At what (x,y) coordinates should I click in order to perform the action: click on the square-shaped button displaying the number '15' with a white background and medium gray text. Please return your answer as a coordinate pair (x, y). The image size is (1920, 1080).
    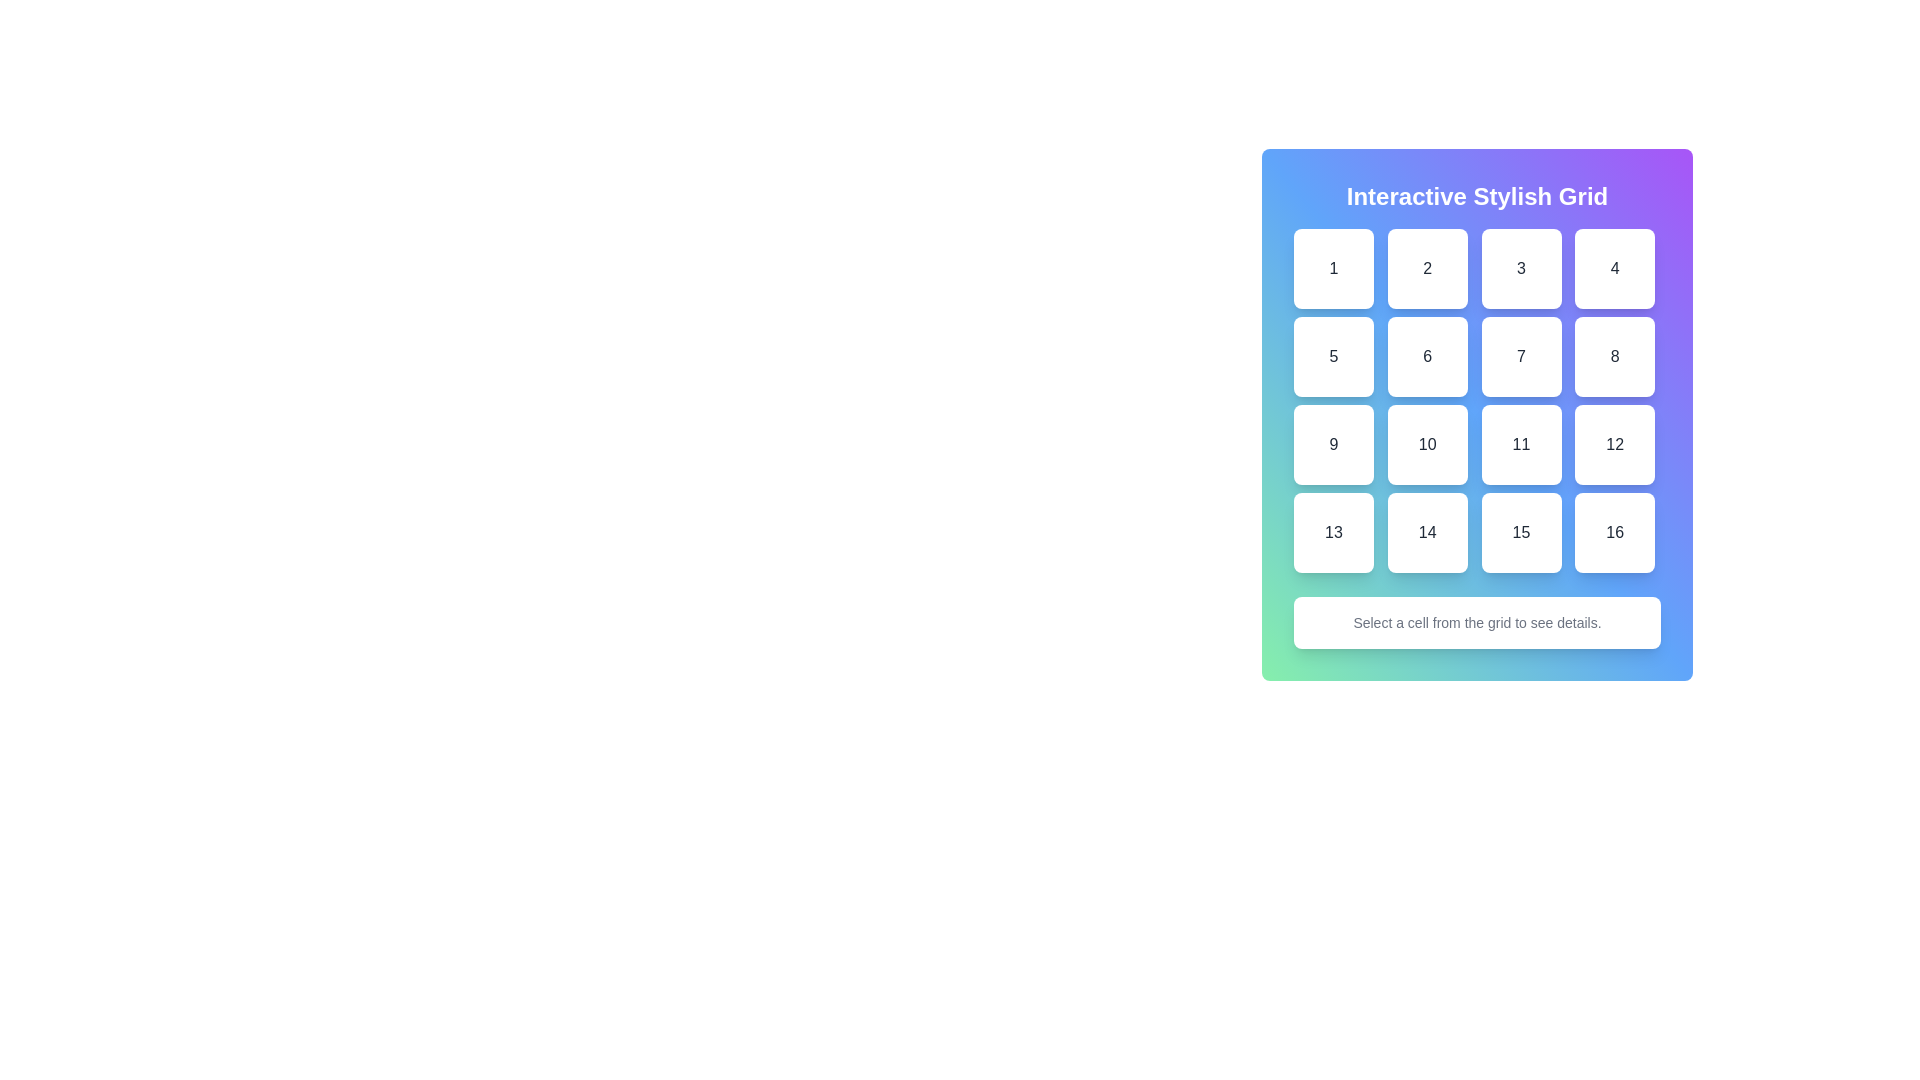
    Looking at the image, I should click on (1520, 531).